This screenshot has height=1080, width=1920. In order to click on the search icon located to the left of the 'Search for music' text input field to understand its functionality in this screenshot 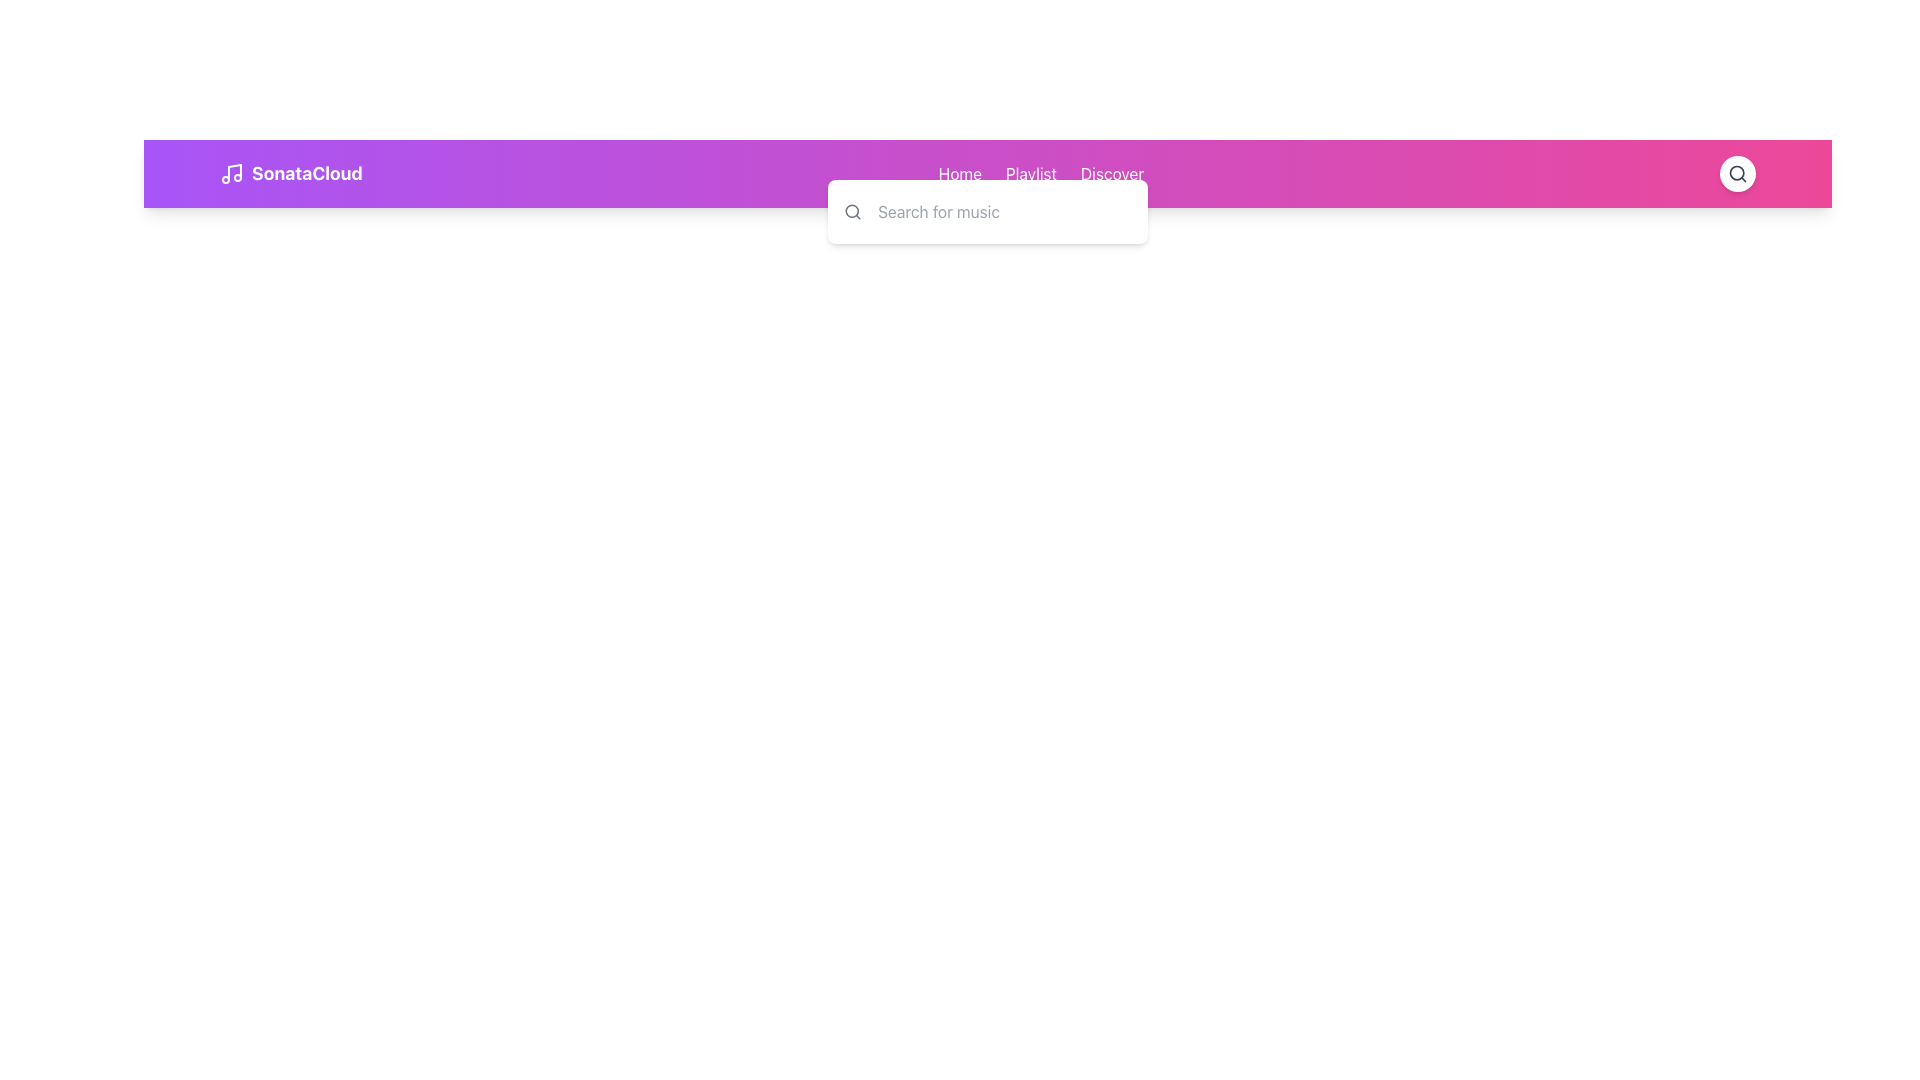, I will do `click(853, 212)`.